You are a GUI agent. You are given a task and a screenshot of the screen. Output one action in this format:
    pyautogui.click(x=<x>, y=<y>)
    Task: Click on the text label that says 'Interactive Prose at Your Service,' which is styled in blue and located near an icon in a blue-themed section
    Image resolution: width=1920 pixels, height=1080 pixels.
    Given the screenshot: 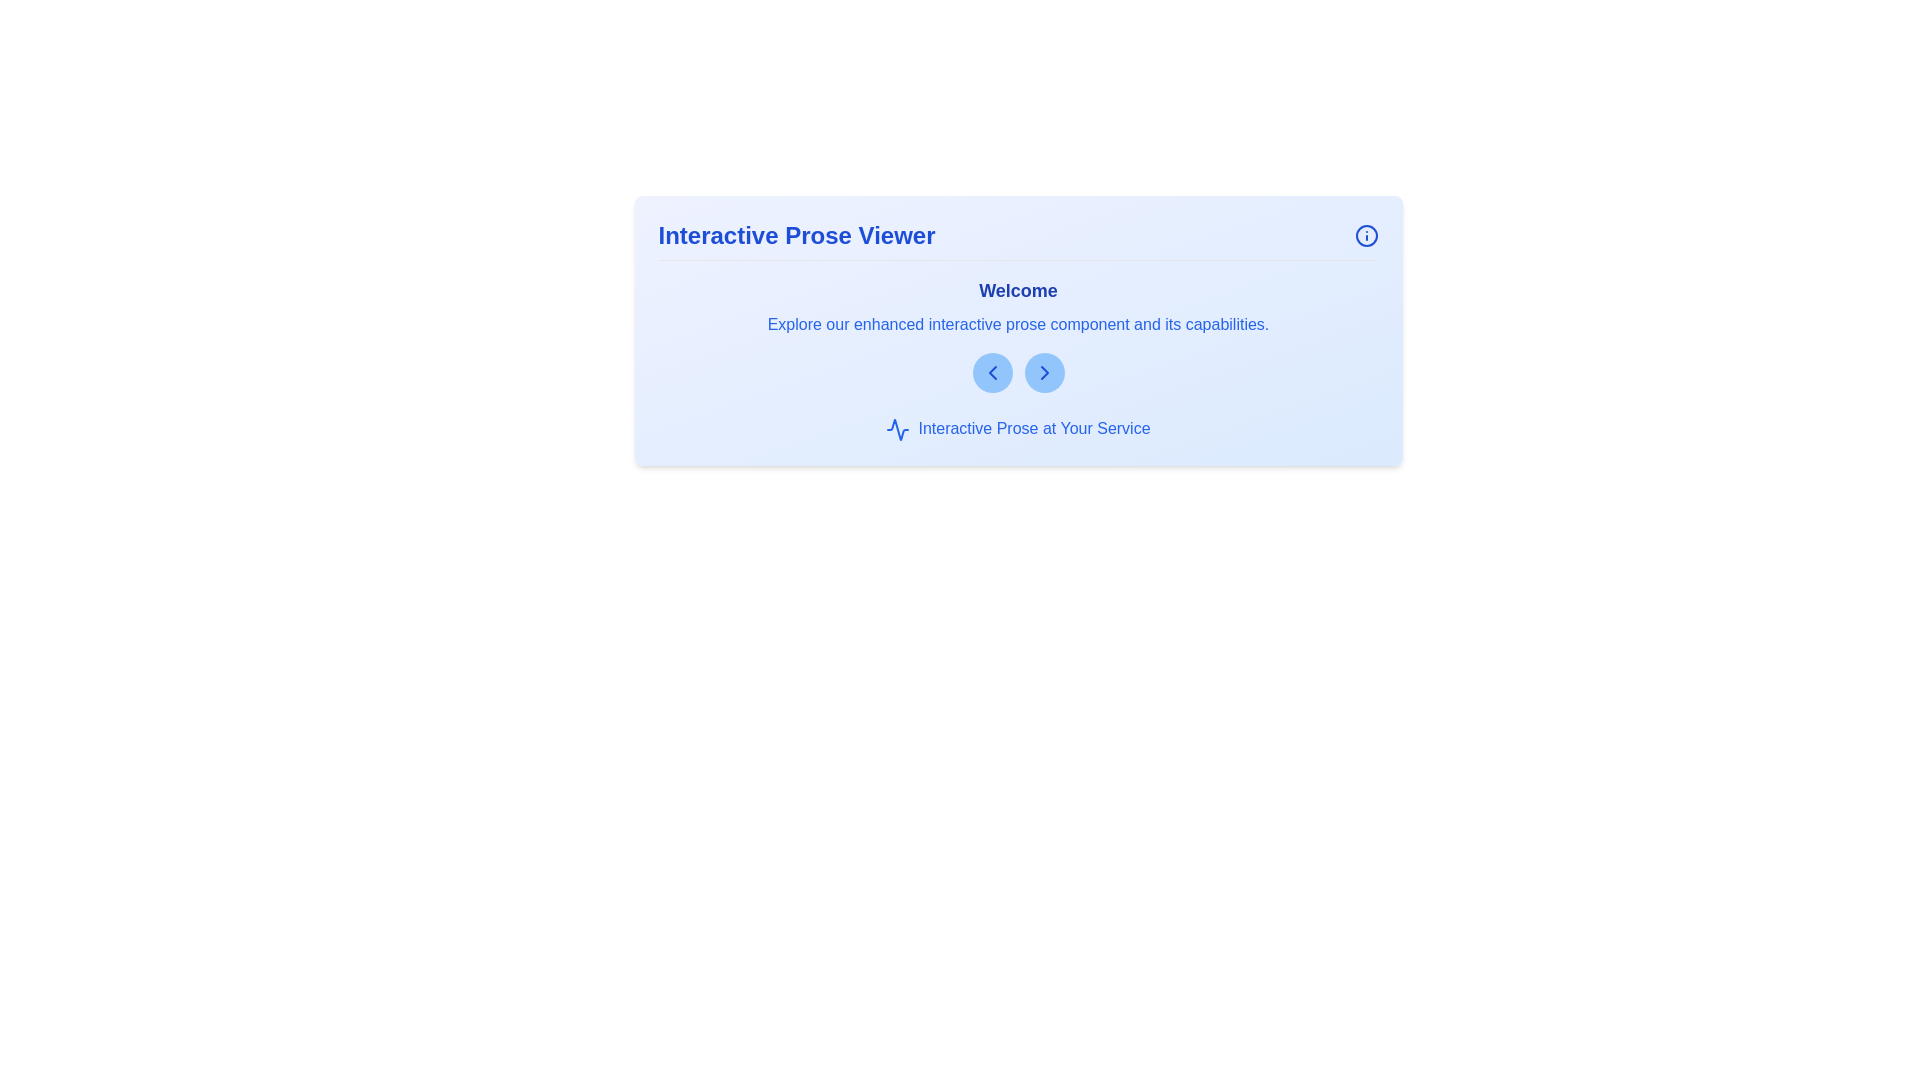 What is the action you would take?
    pyautogui.click(x=1034, y=427)
    